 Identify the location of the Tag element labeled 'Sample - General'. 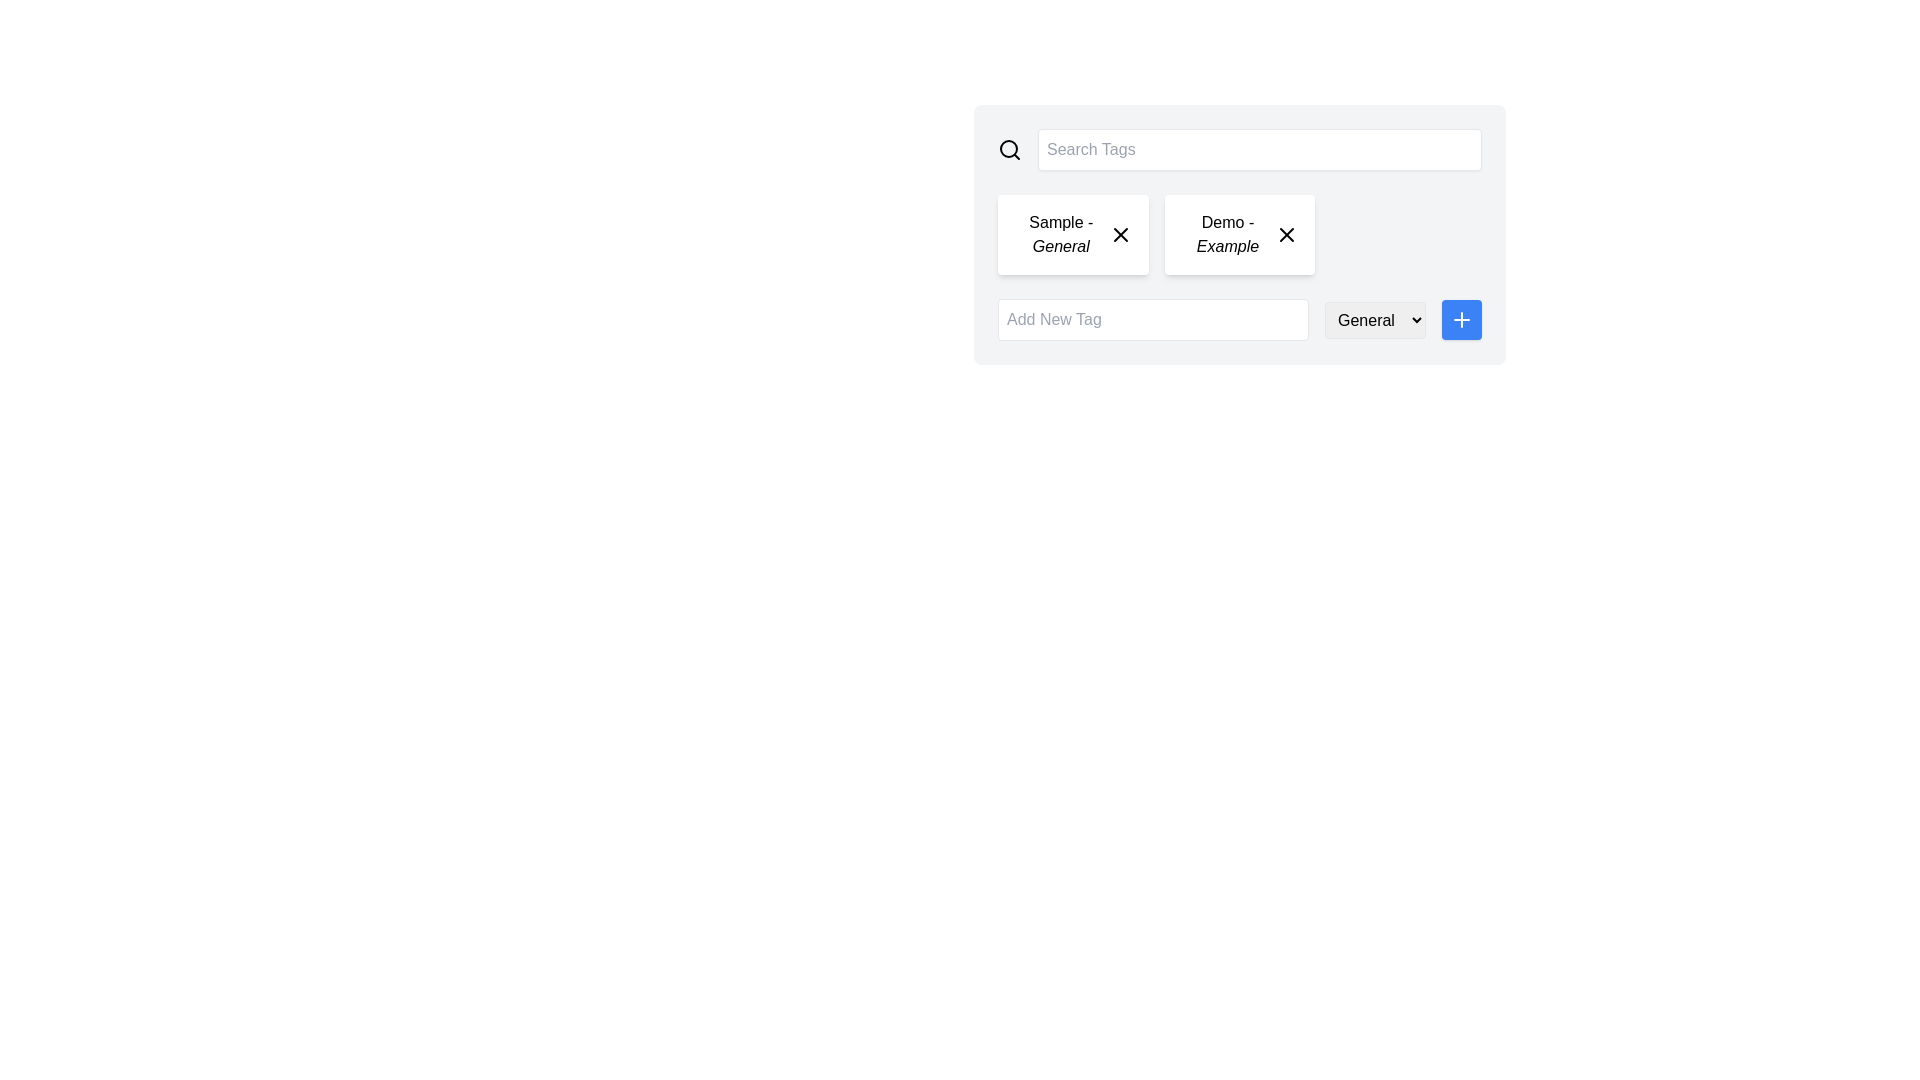
(1072, 234).